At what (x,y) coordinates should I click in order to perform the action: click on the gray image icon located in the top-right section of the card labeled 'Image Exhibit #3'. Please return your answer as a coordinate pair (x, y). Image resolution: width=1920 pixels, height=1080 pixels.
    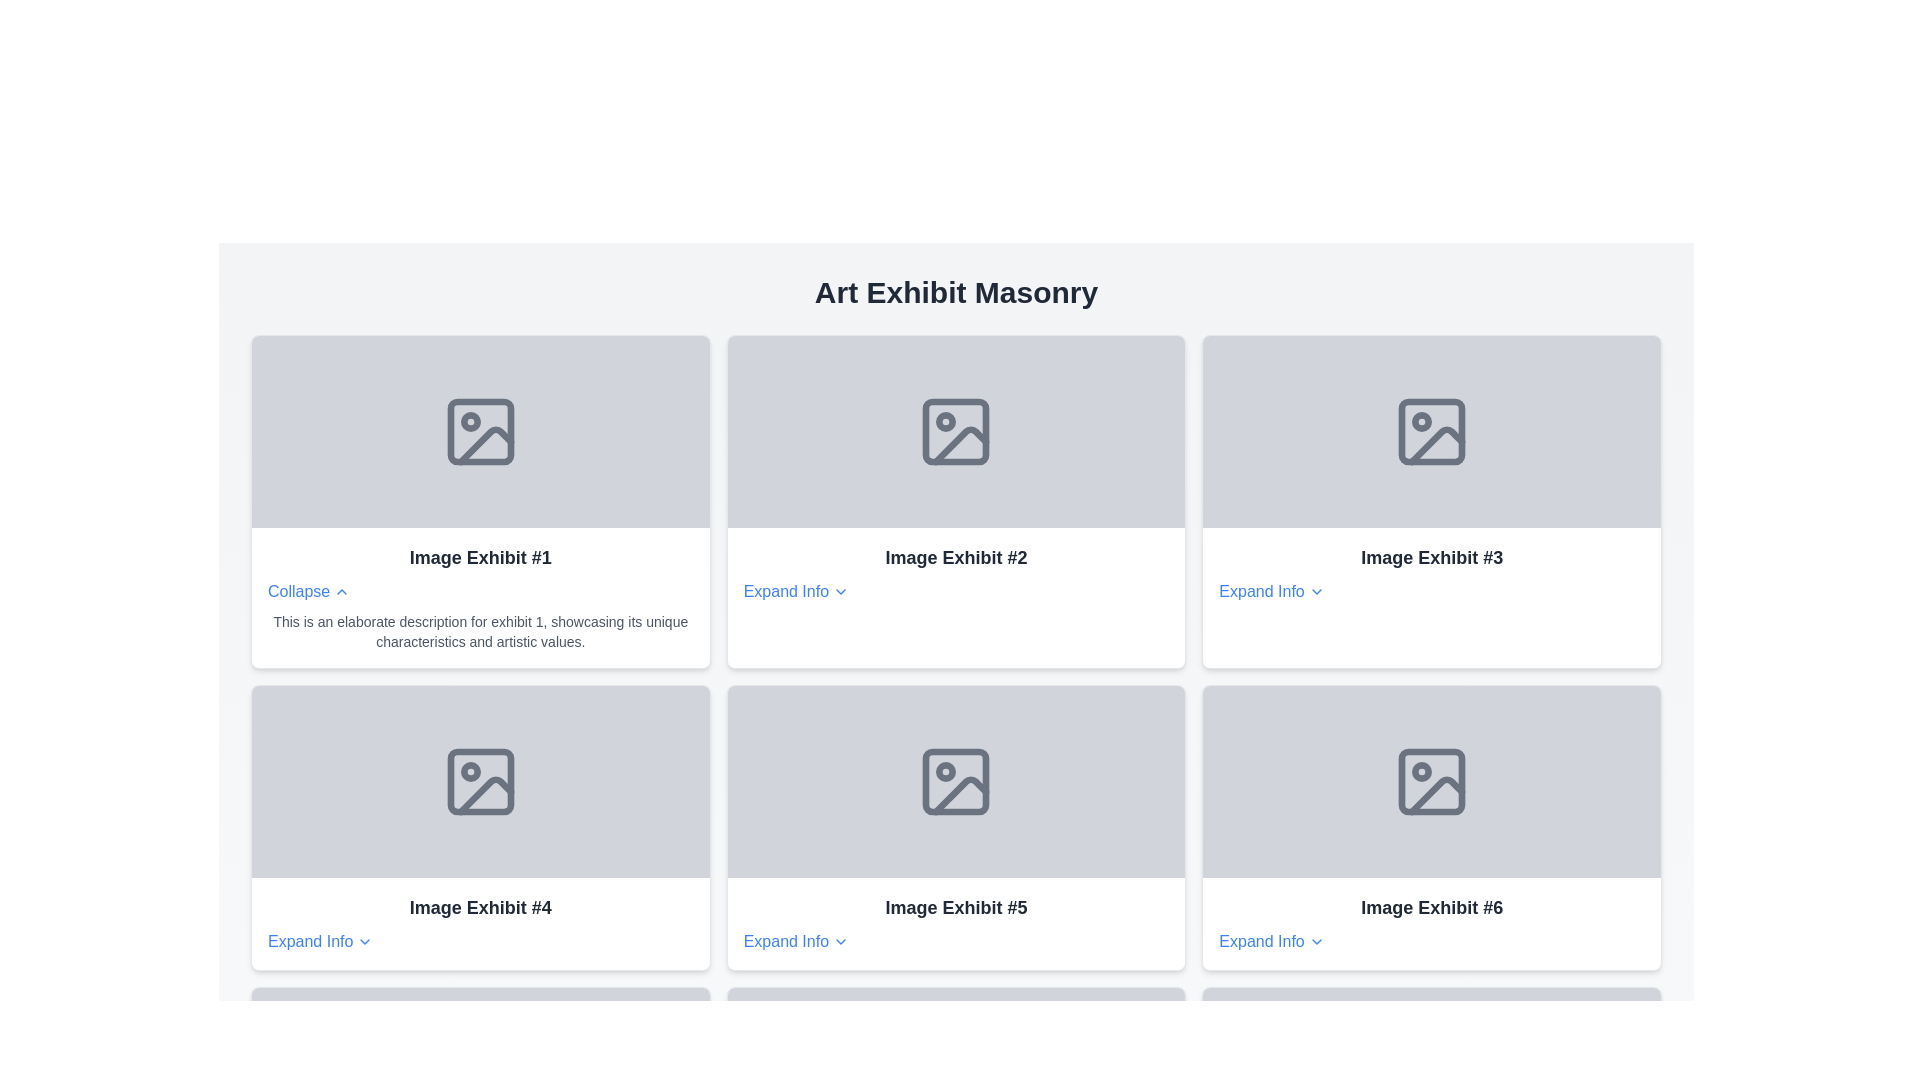
    Looking at the image, I should click on (1431, 431).